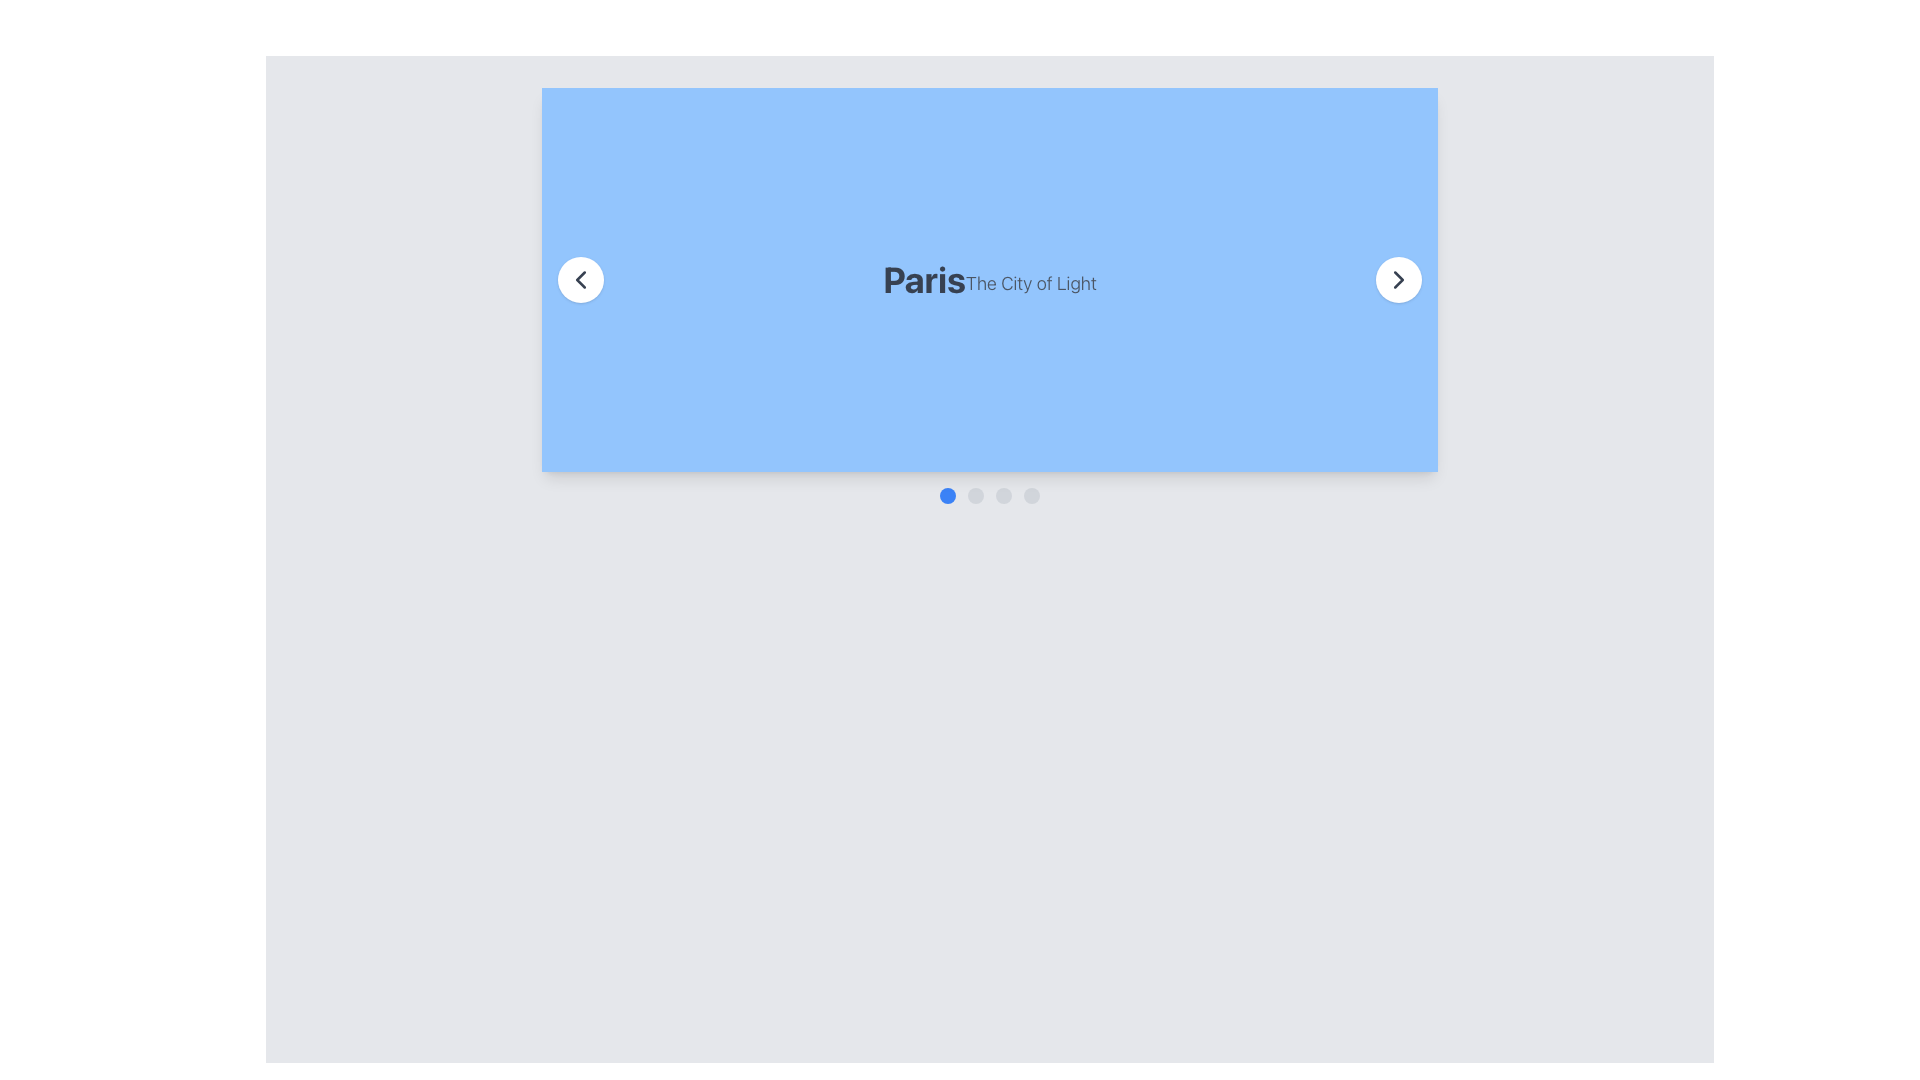 This screenshot has width=1920, height=1080. Describe the element at coordinates (1032, 495) in the screenshot. I see `the fourth circular Interactive Indicator Dot located at the bottom center of the interface, which signifies the active slide in the carousel` at that location.